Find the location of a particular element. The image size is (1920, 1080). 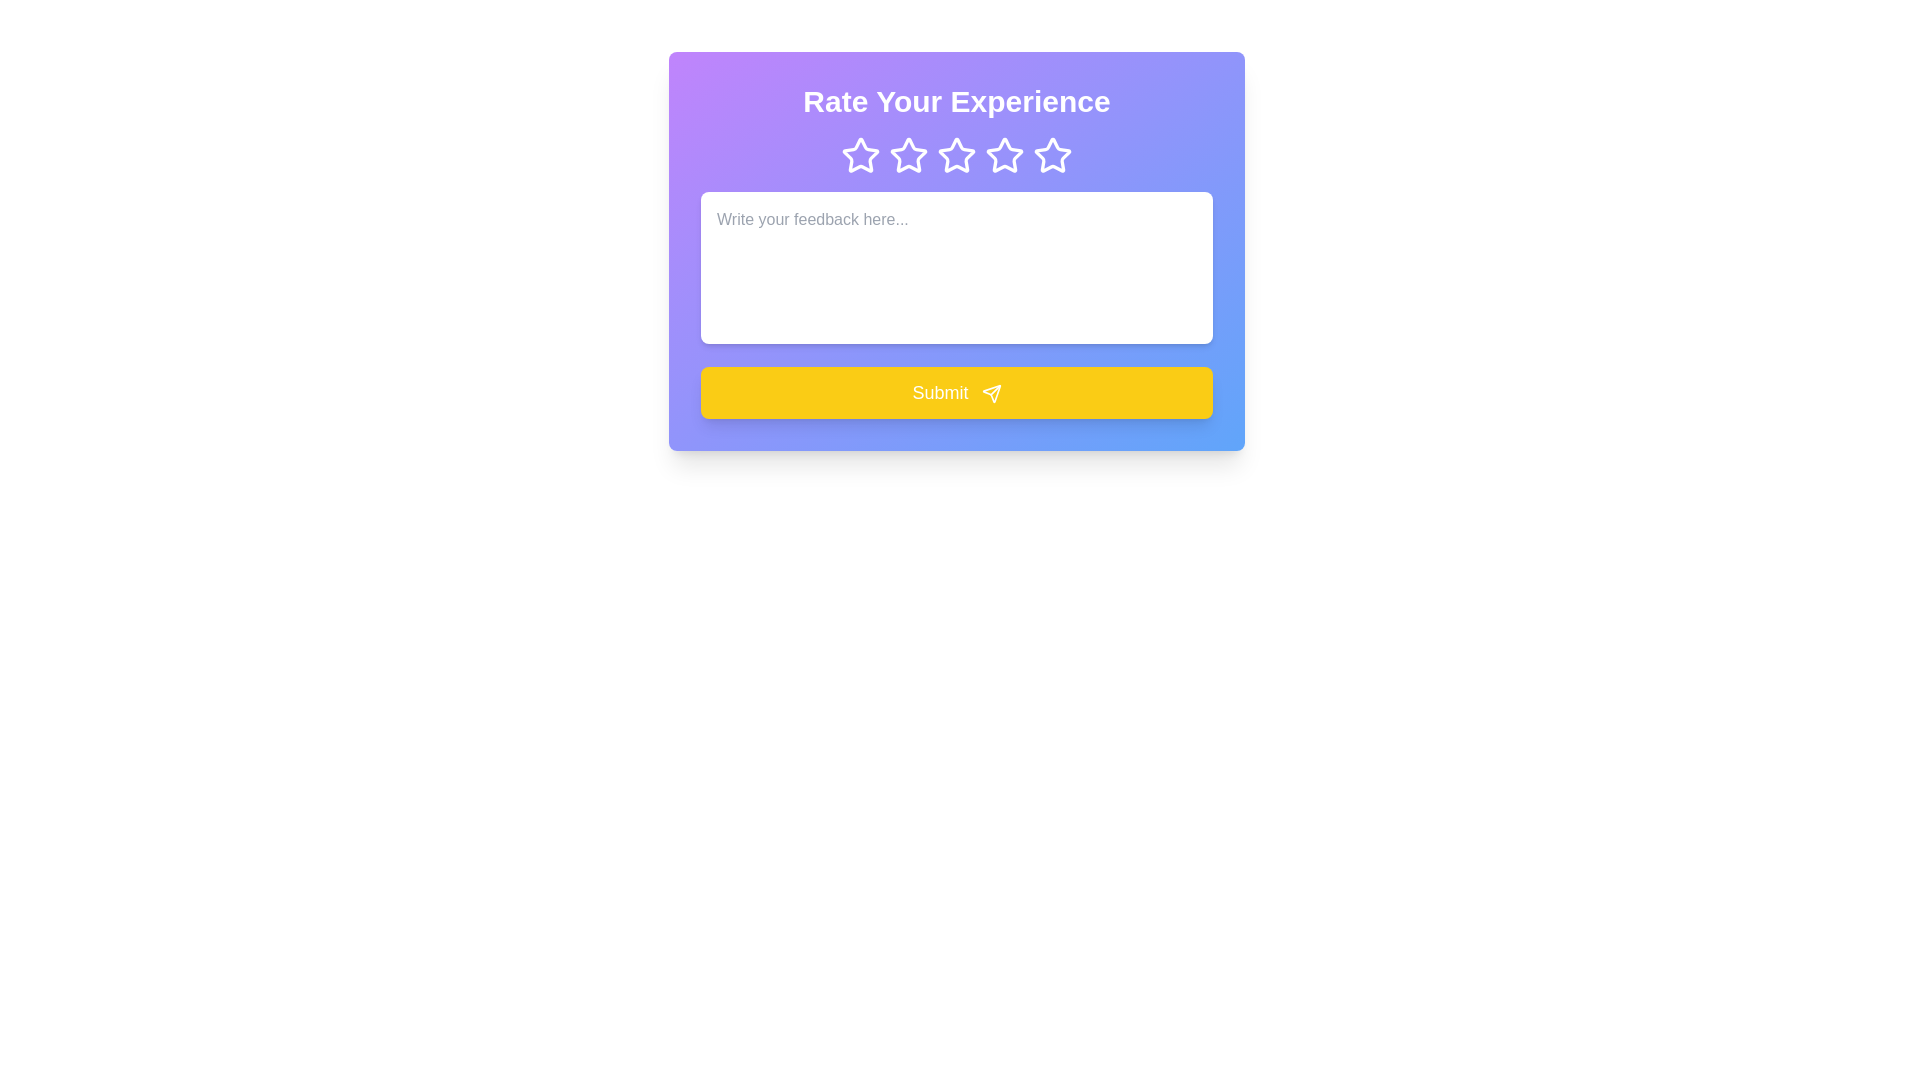

the third star icon in the row of five star icons is located at coordinates (955, 154).